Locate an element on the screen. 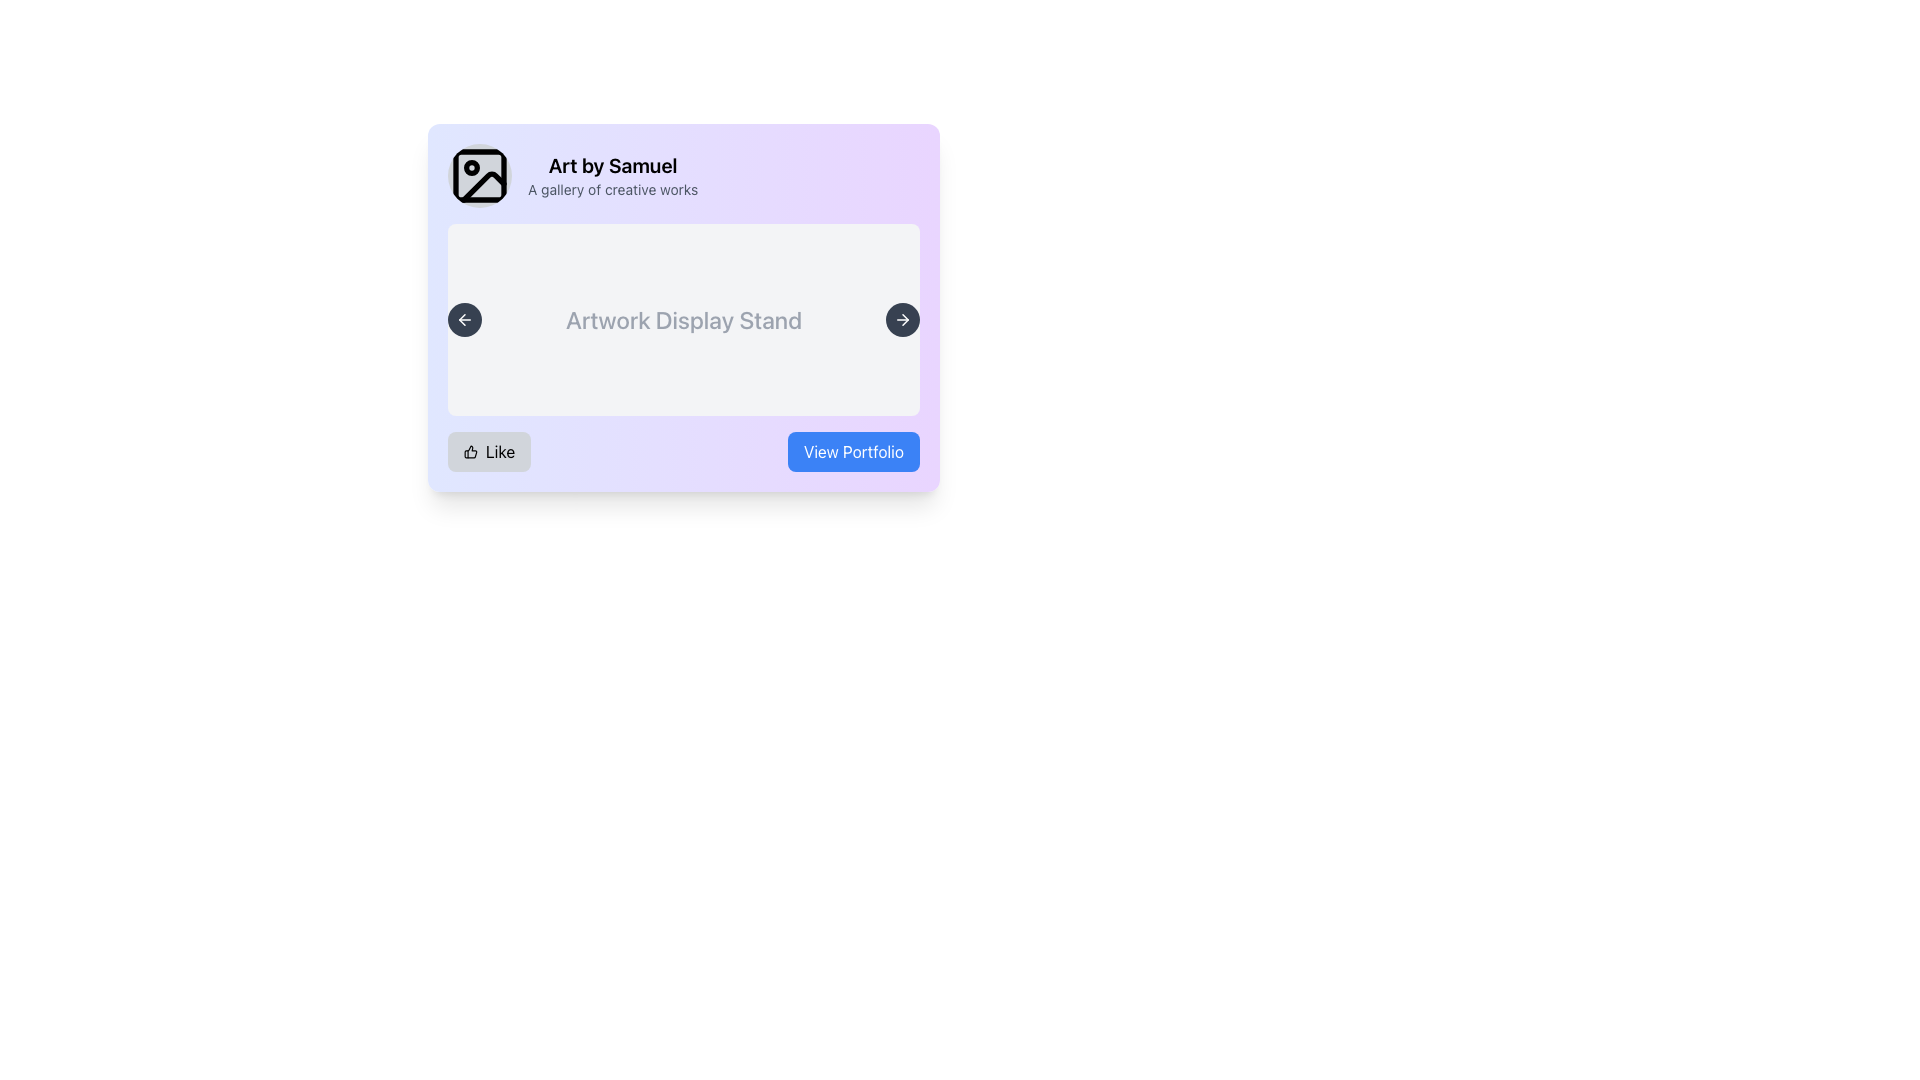  the 'View Portfolio' button, which is a bright blue rectangular button with rounded corners is located at coordinates (853, 451).